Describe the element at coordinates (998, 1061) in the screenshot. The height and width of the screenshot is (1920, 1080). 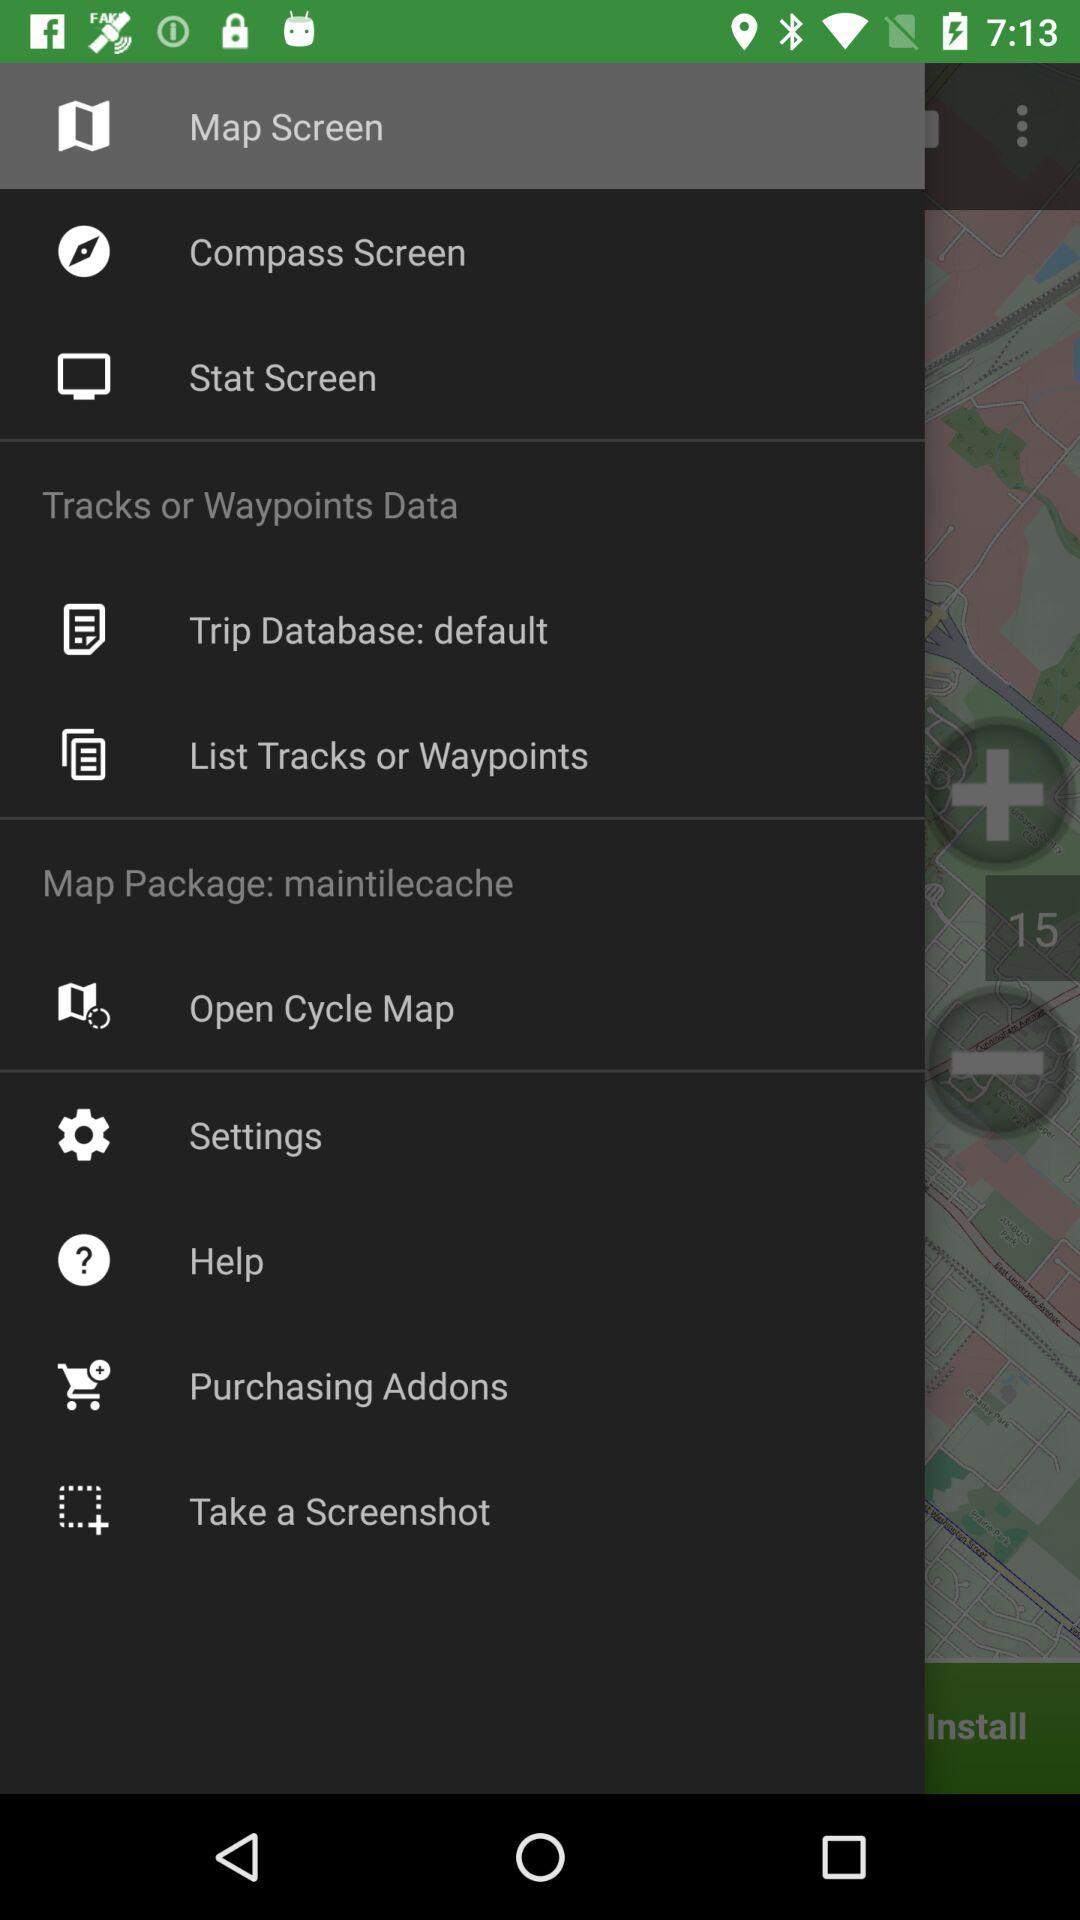
I see `the minus icon` at that location.